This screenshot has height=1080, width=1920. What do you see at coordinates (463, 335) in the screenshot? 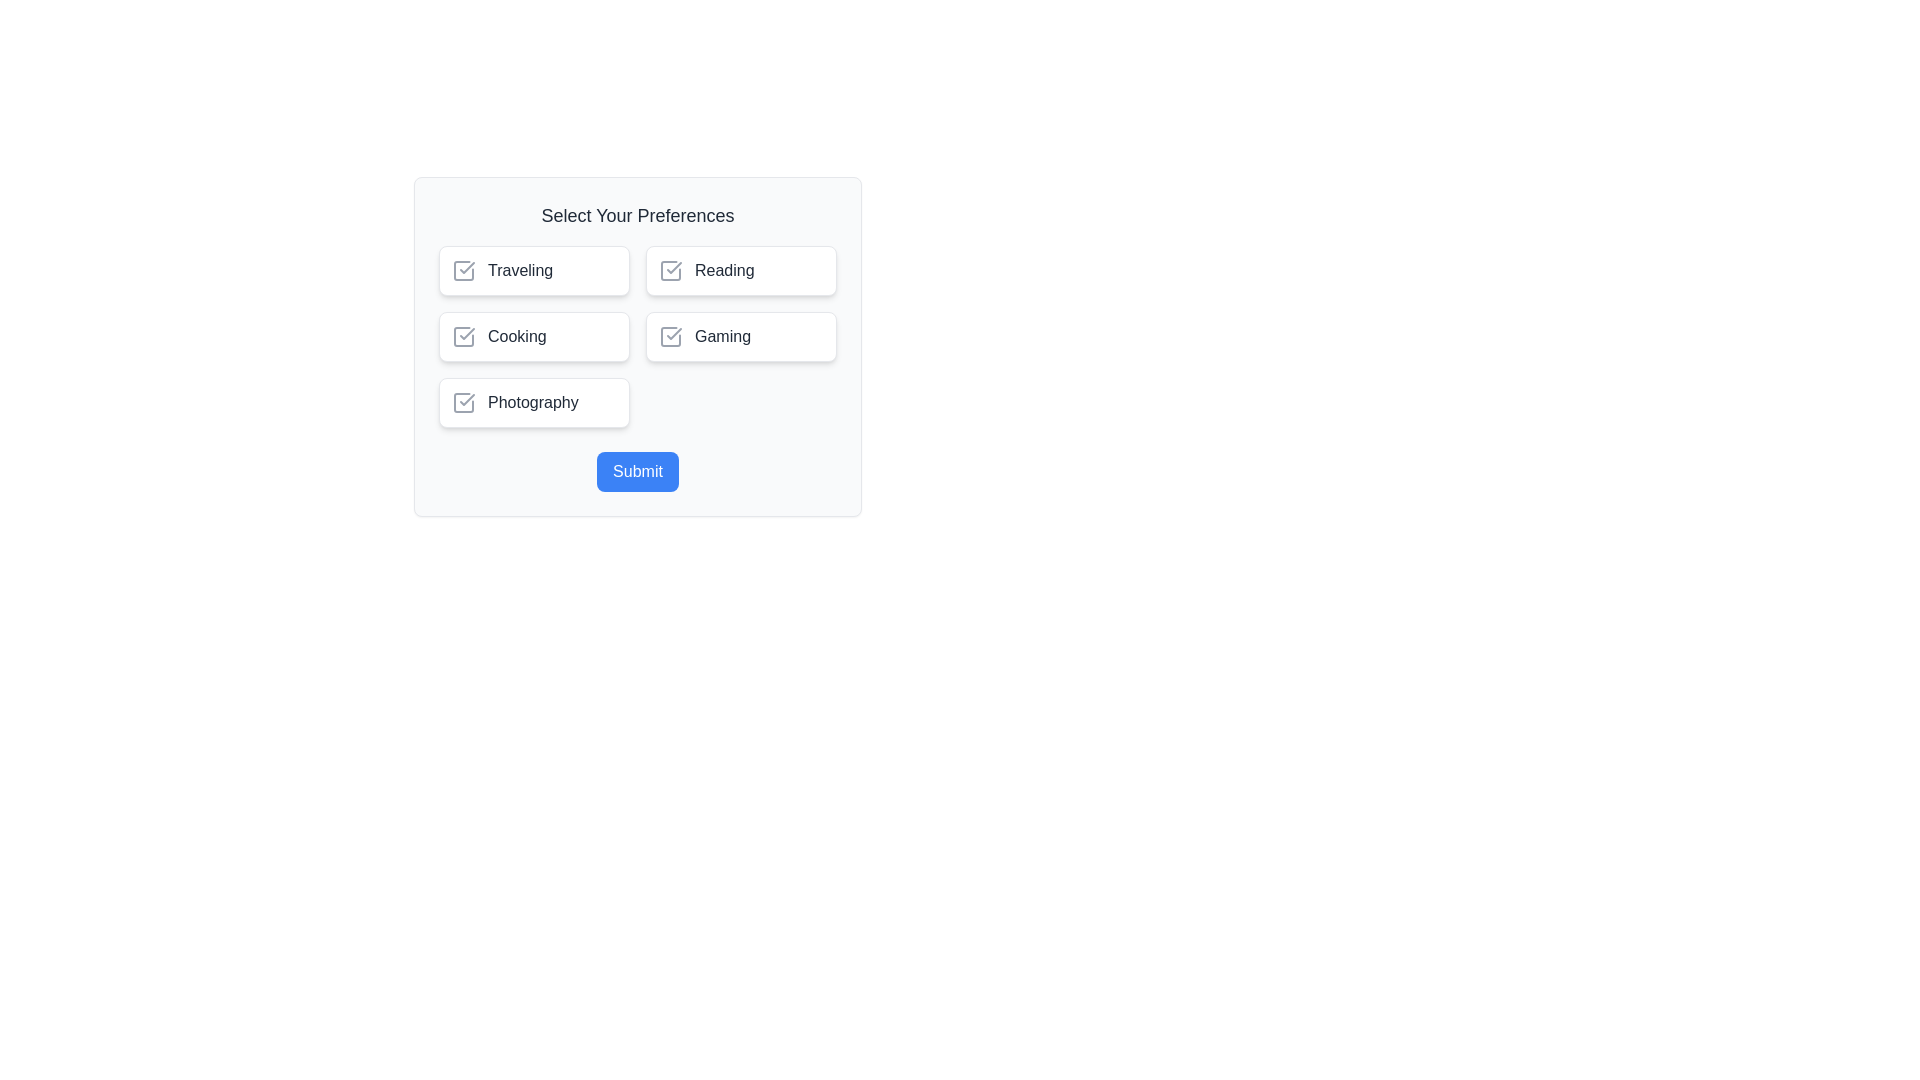
I see `the checkbox icon outlined in gray with a check mark inside, located on the left side of the card containing the text 'Cooking'` at bounding box center [463, 335].